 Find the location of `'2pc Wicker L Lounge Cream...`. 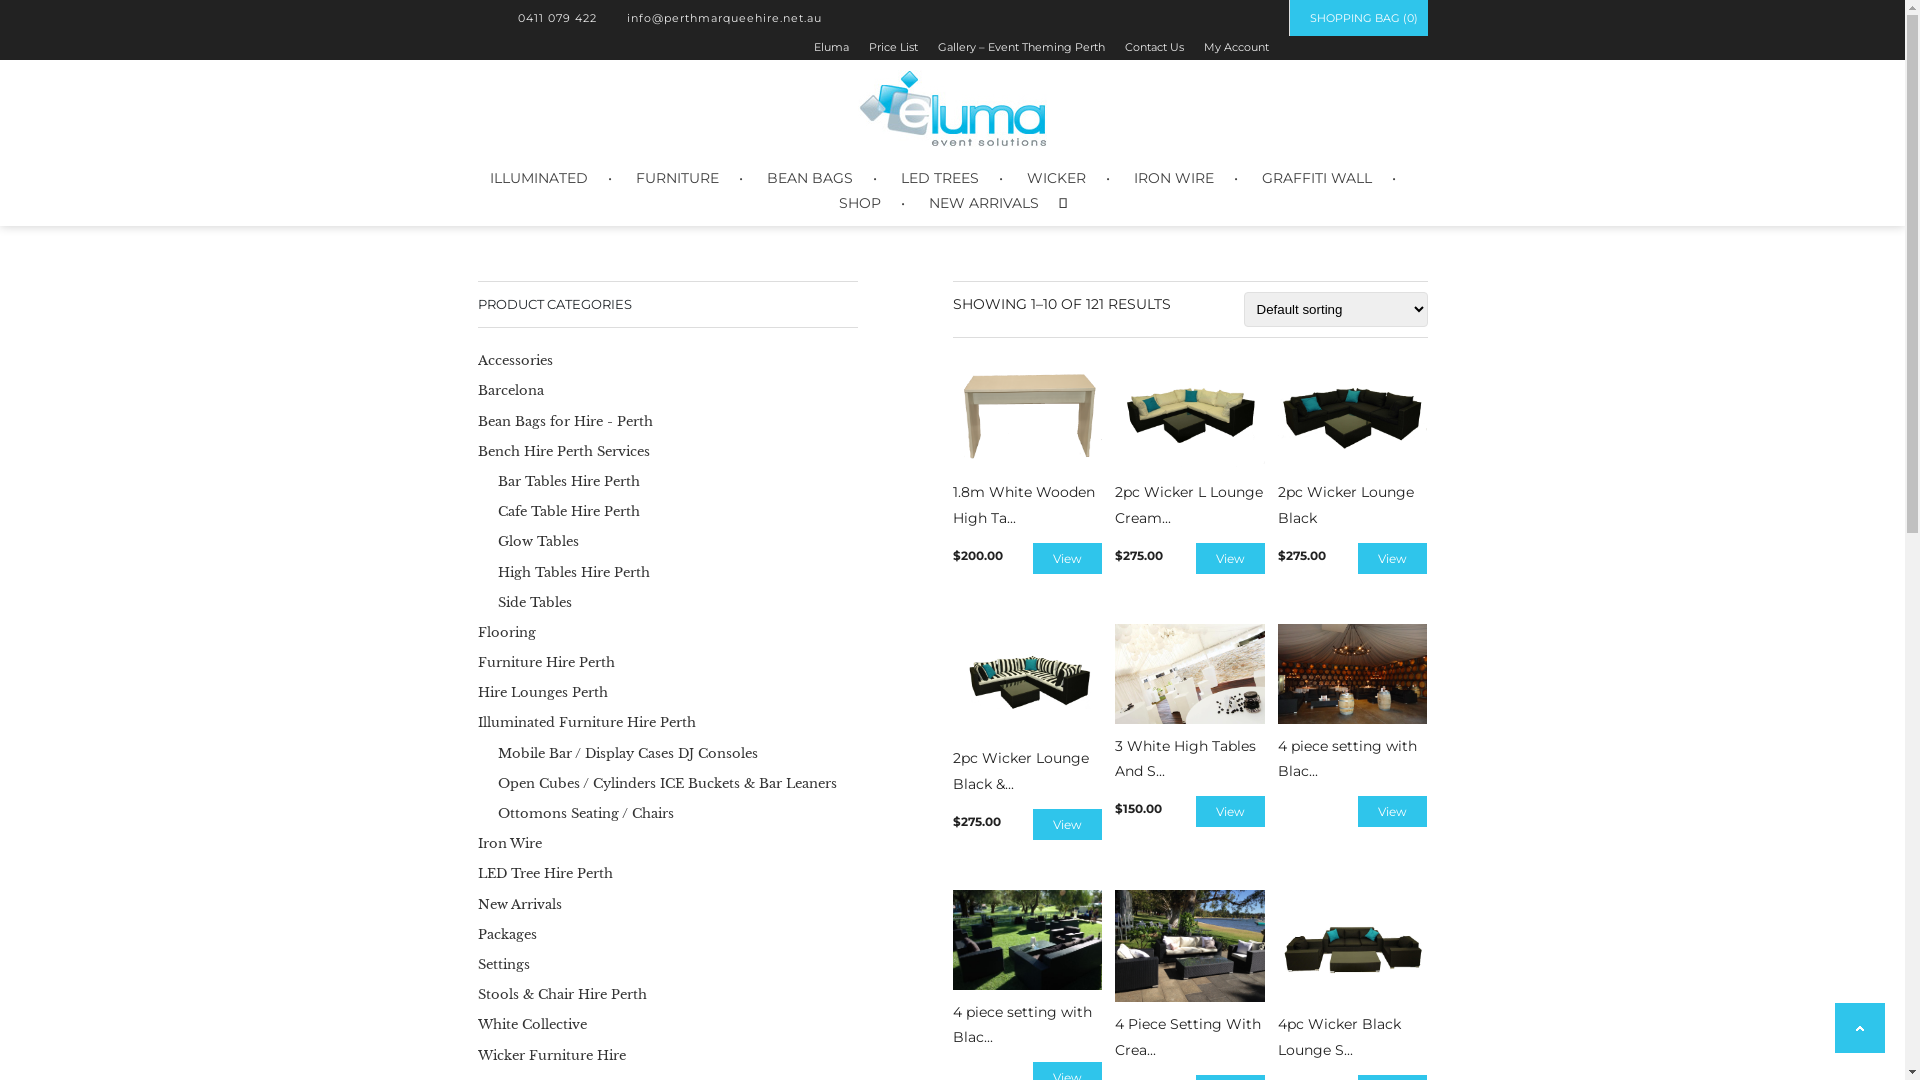

'2pc Wicker L Lounge Cream... is located at coordinates (1190, 443).